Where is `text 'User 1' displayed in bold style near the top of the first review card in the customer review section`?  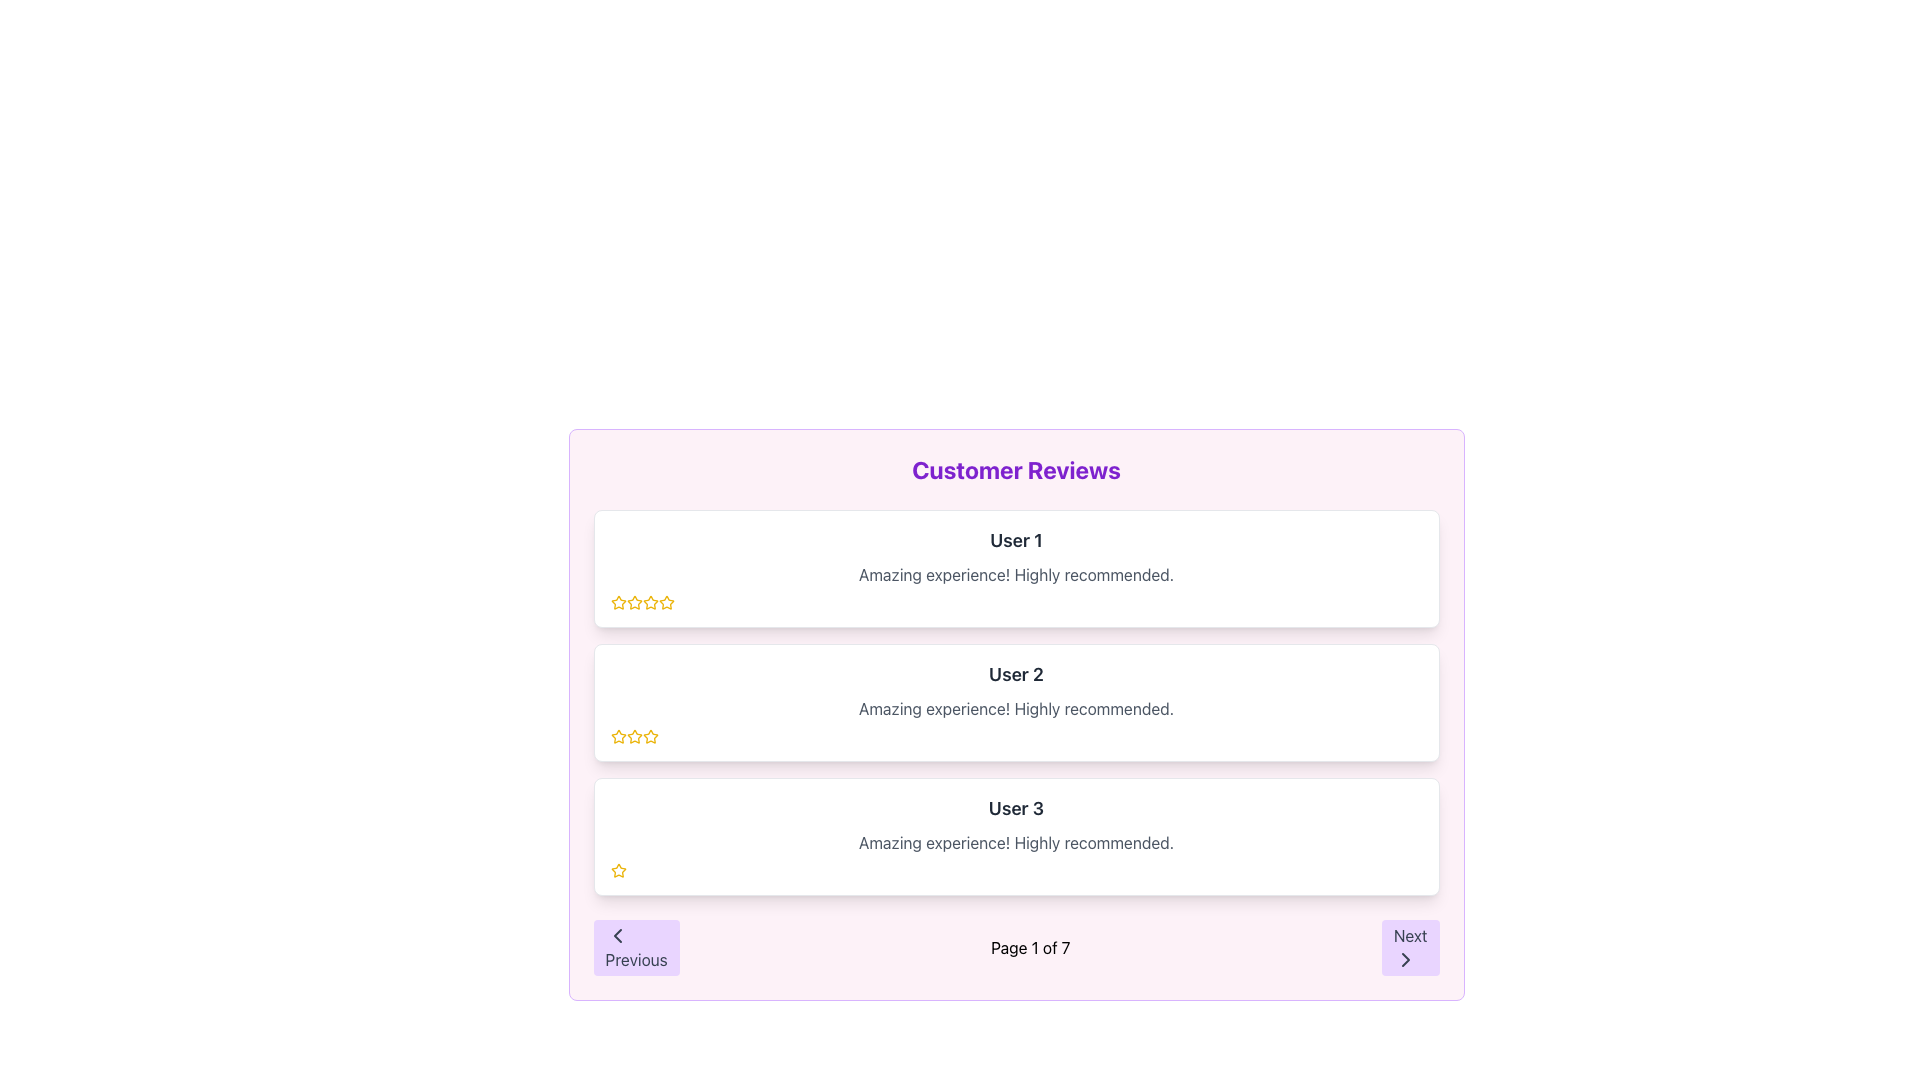
text 'User 1' displayed in bold style near the top of the first review card in the customer review section is located at coordinates (1016, 540).